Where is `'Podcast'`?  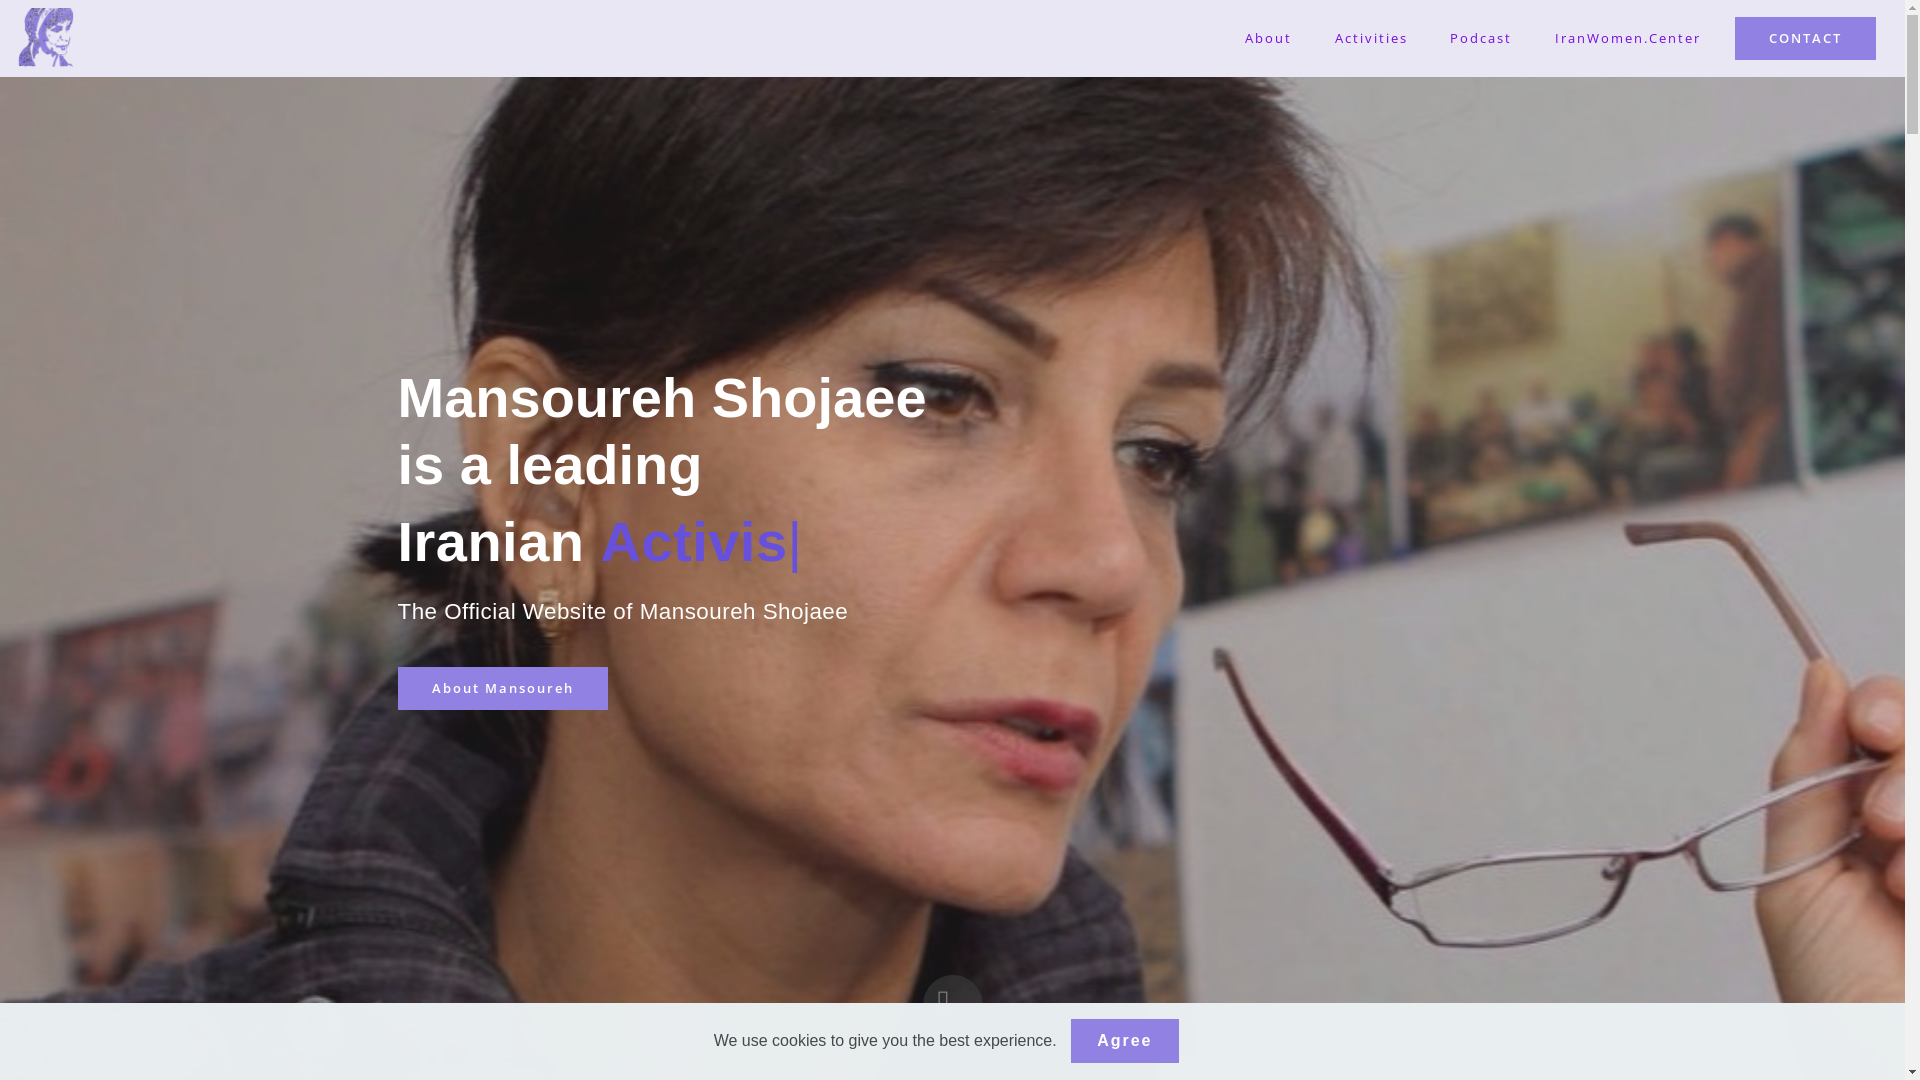 'Podcast' is located at coordinates (1481, 38).